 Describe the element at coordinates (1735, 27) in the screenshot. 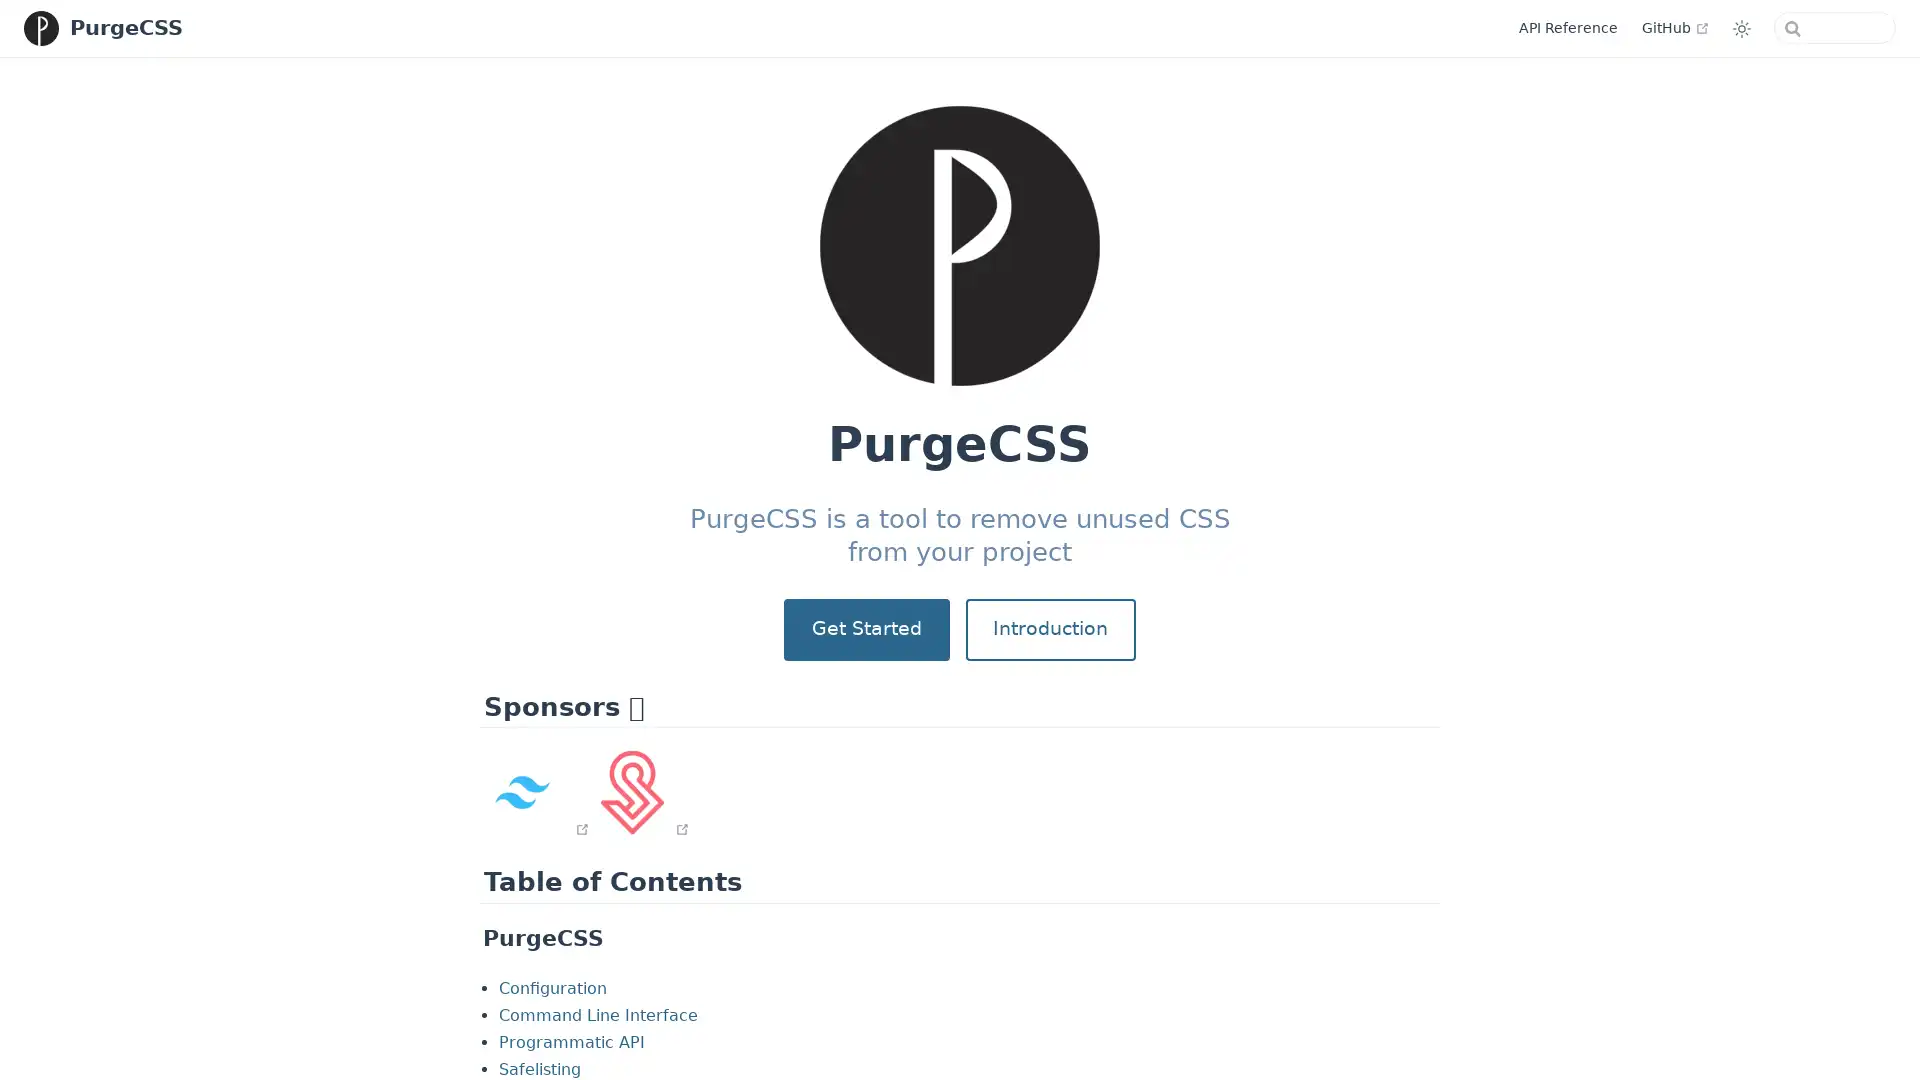

I see `toggle dark mode` at that location.